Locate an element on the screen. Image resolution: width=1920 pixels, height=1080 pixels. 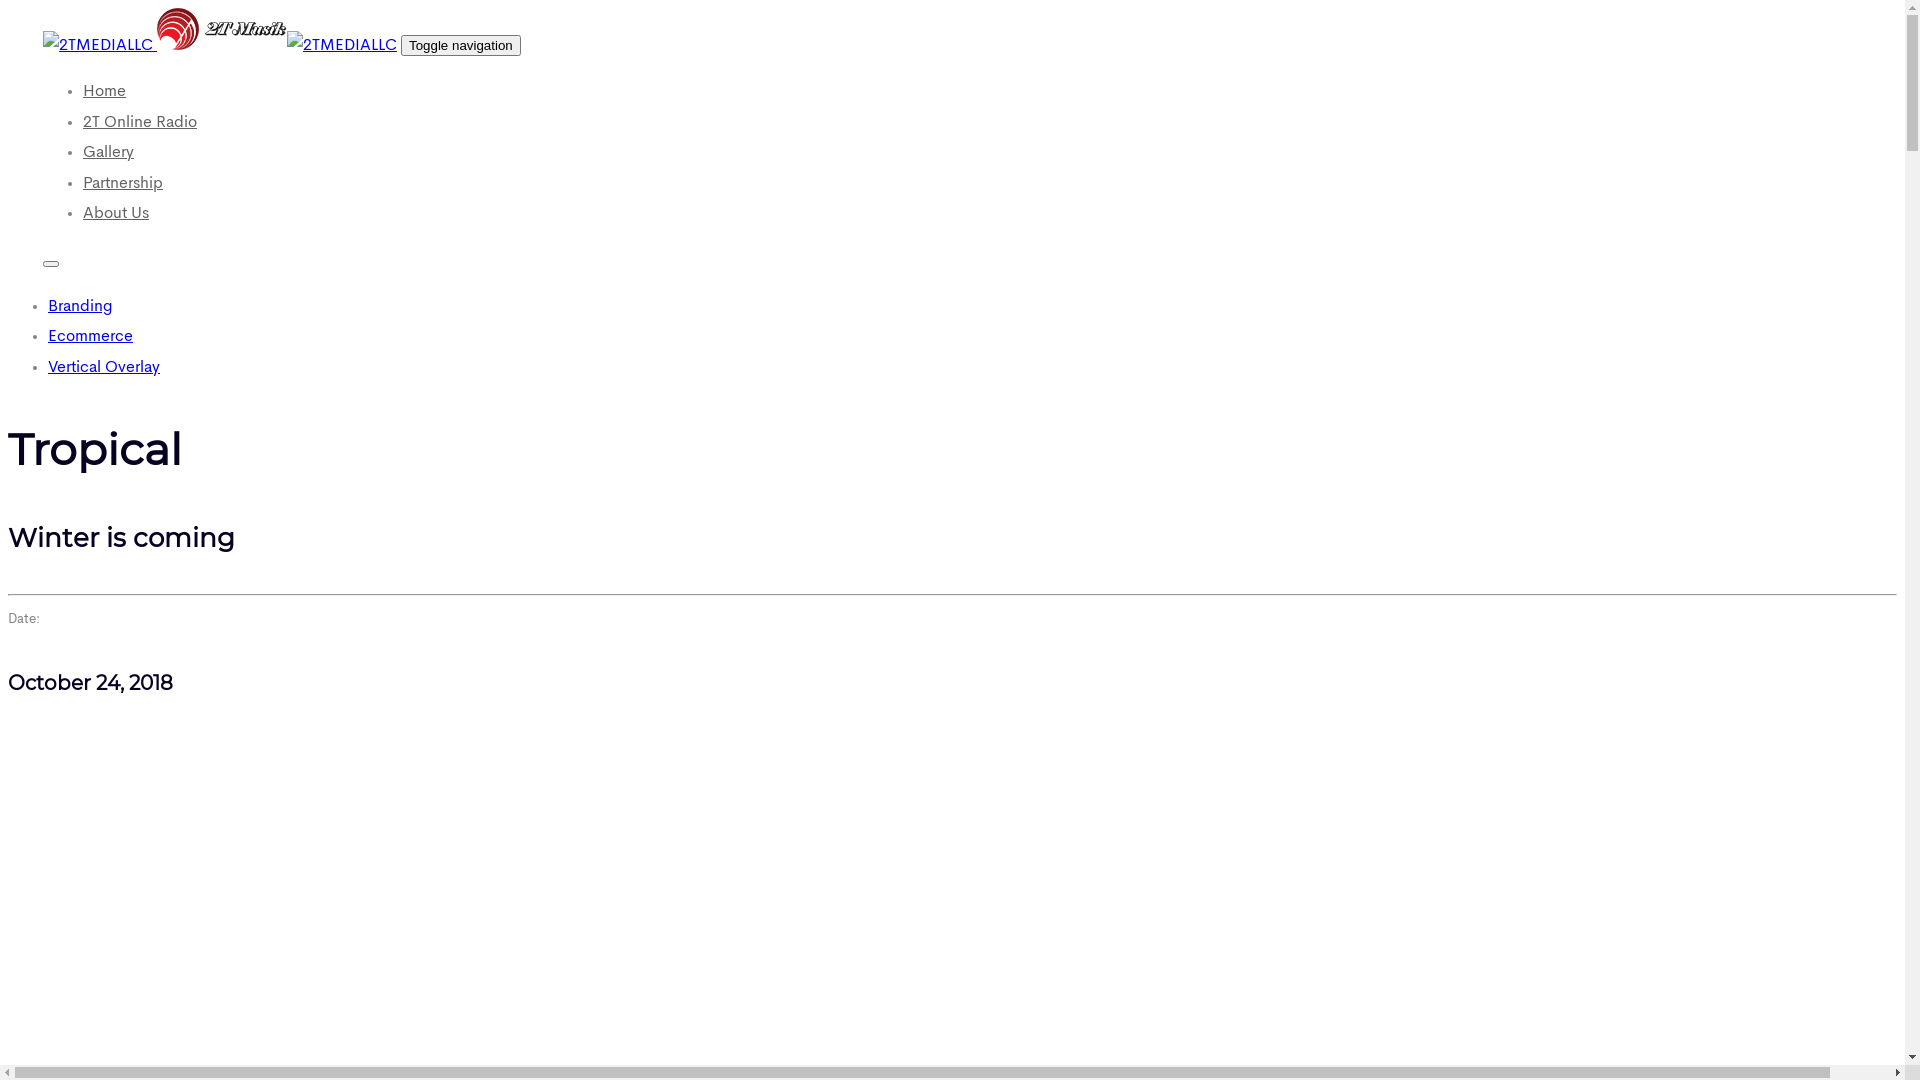
'Vertical Overlay' is located at coordinates (103, 367).